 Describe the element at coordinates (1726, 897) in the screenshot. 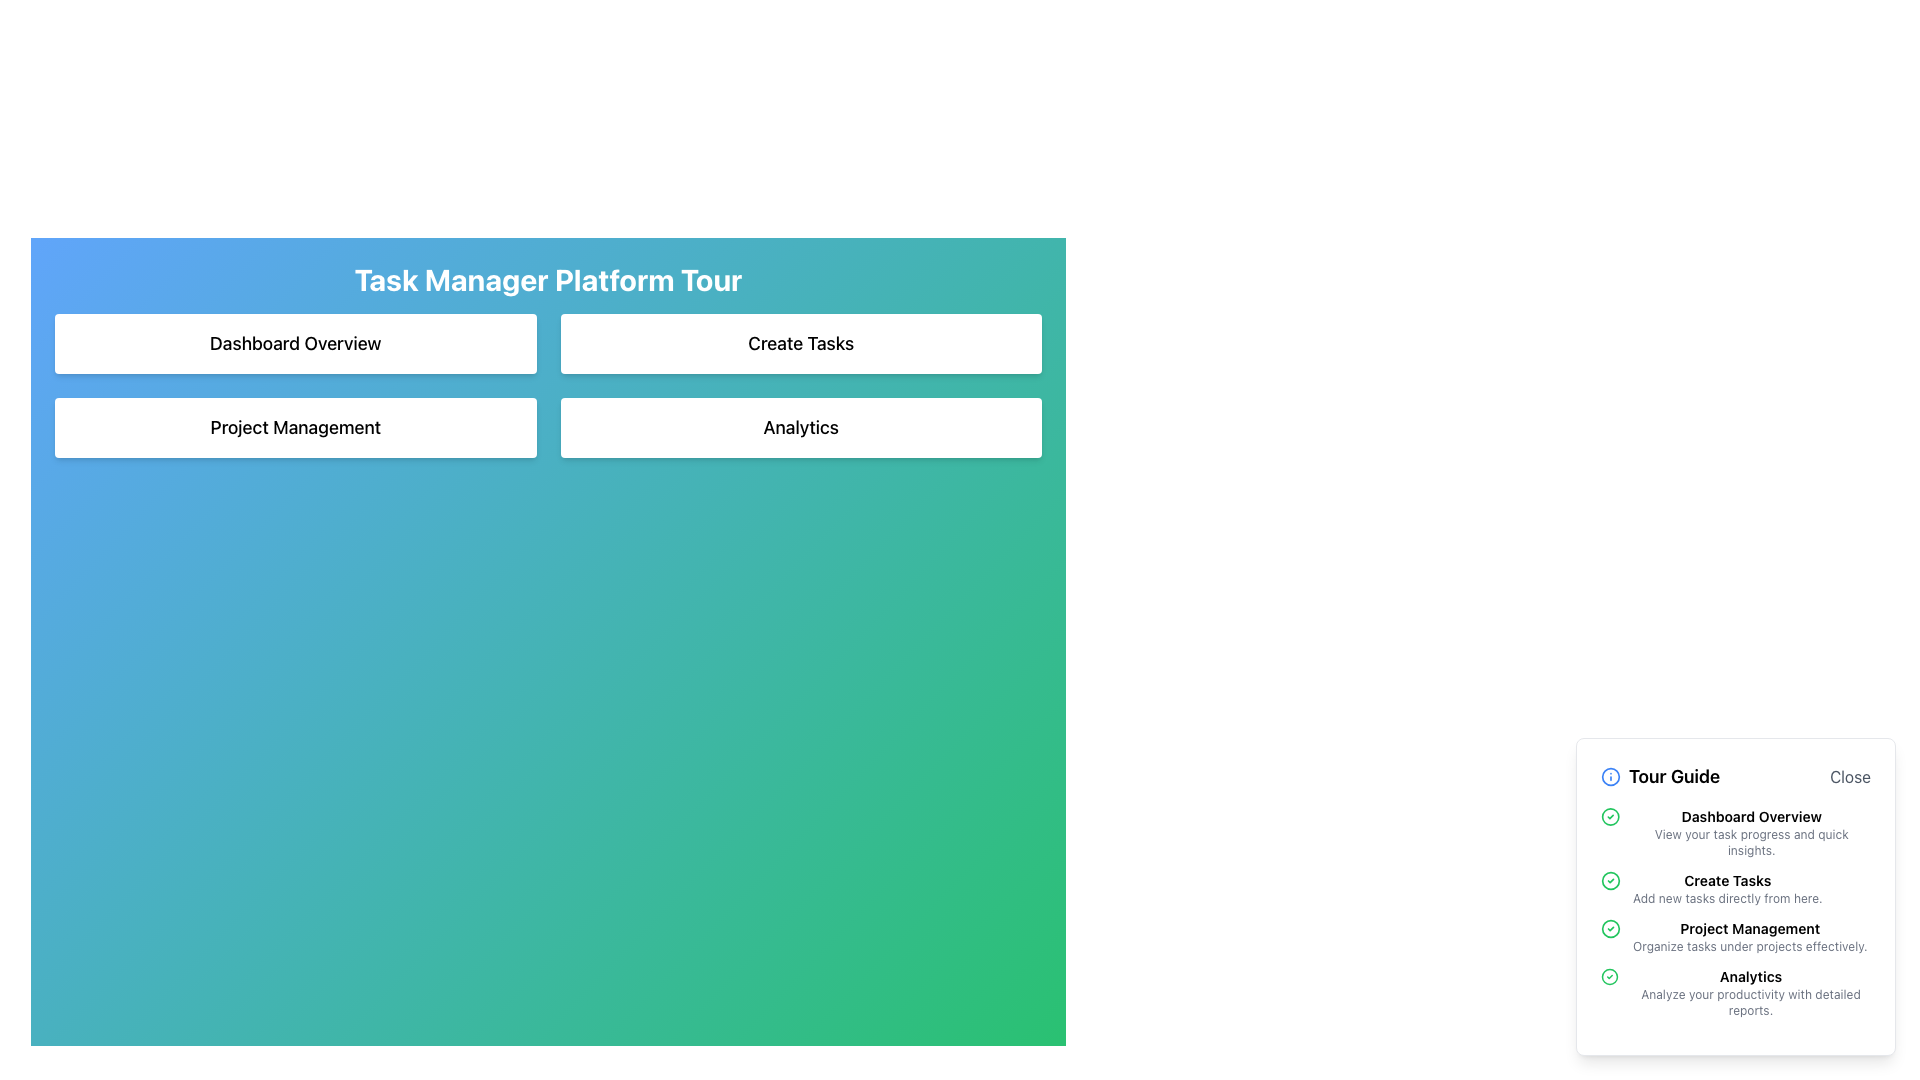

I see `instructional text displayed in small gray font that says 'Add new tasks directly from here.' located below the 'Create Tasks.' text in the 'Tour Guide' panel` at that location.